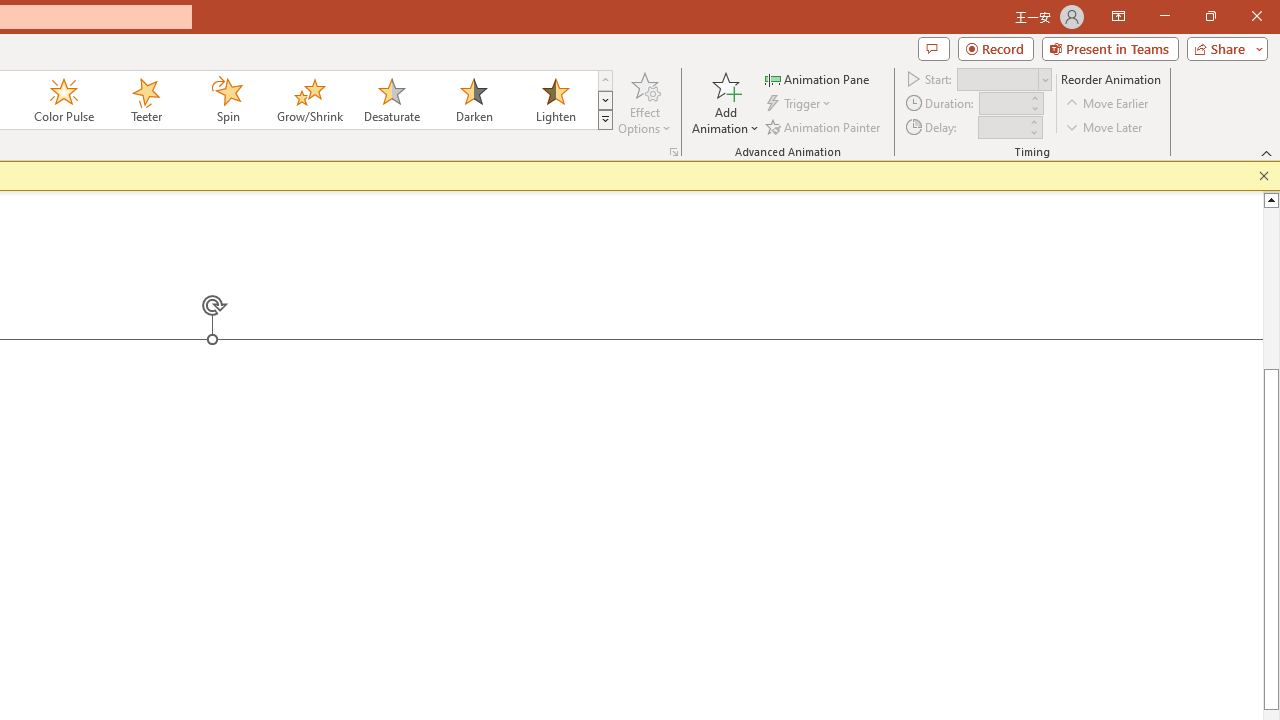  I want to click on 'Animation Pane', so click(818, 78).